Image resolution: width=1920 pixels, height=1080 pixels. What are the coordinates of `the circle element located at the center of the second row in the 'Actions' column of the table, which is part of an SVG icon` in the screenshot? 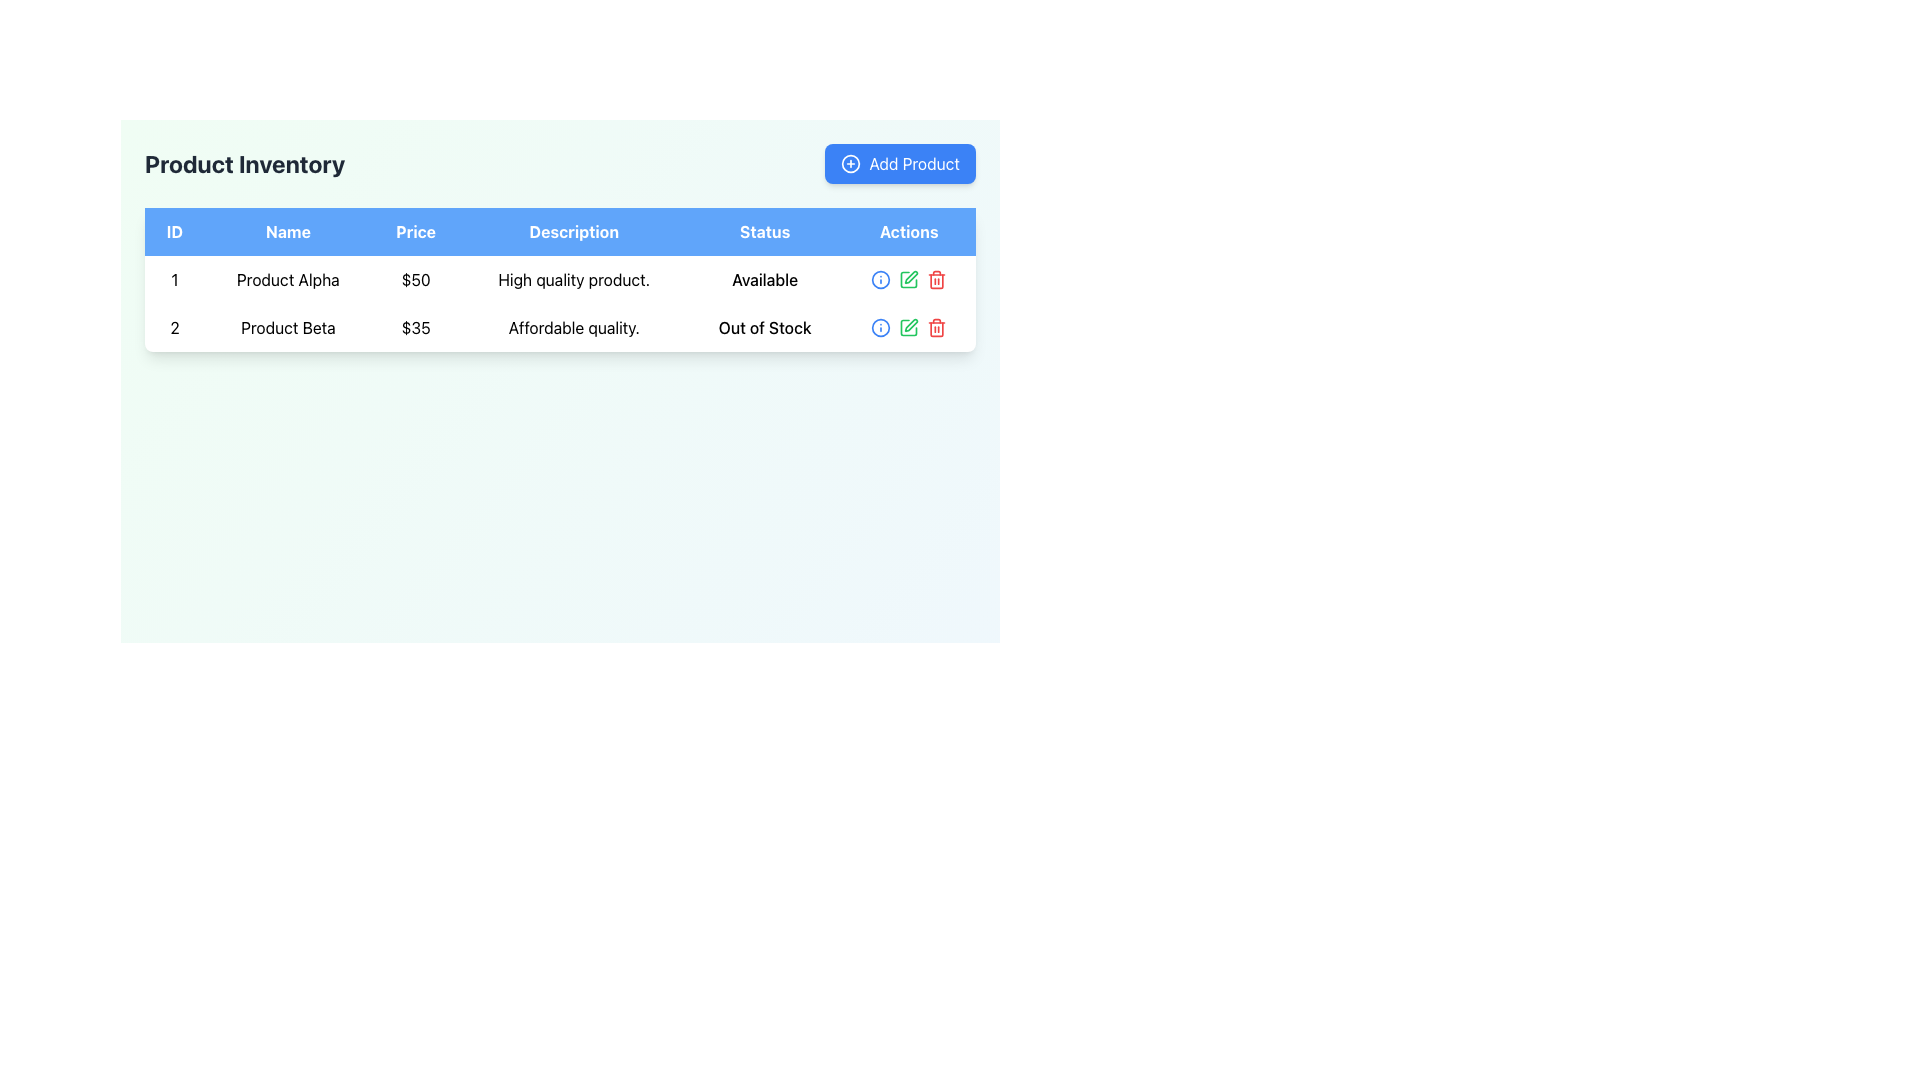 It's located at (880, 280).